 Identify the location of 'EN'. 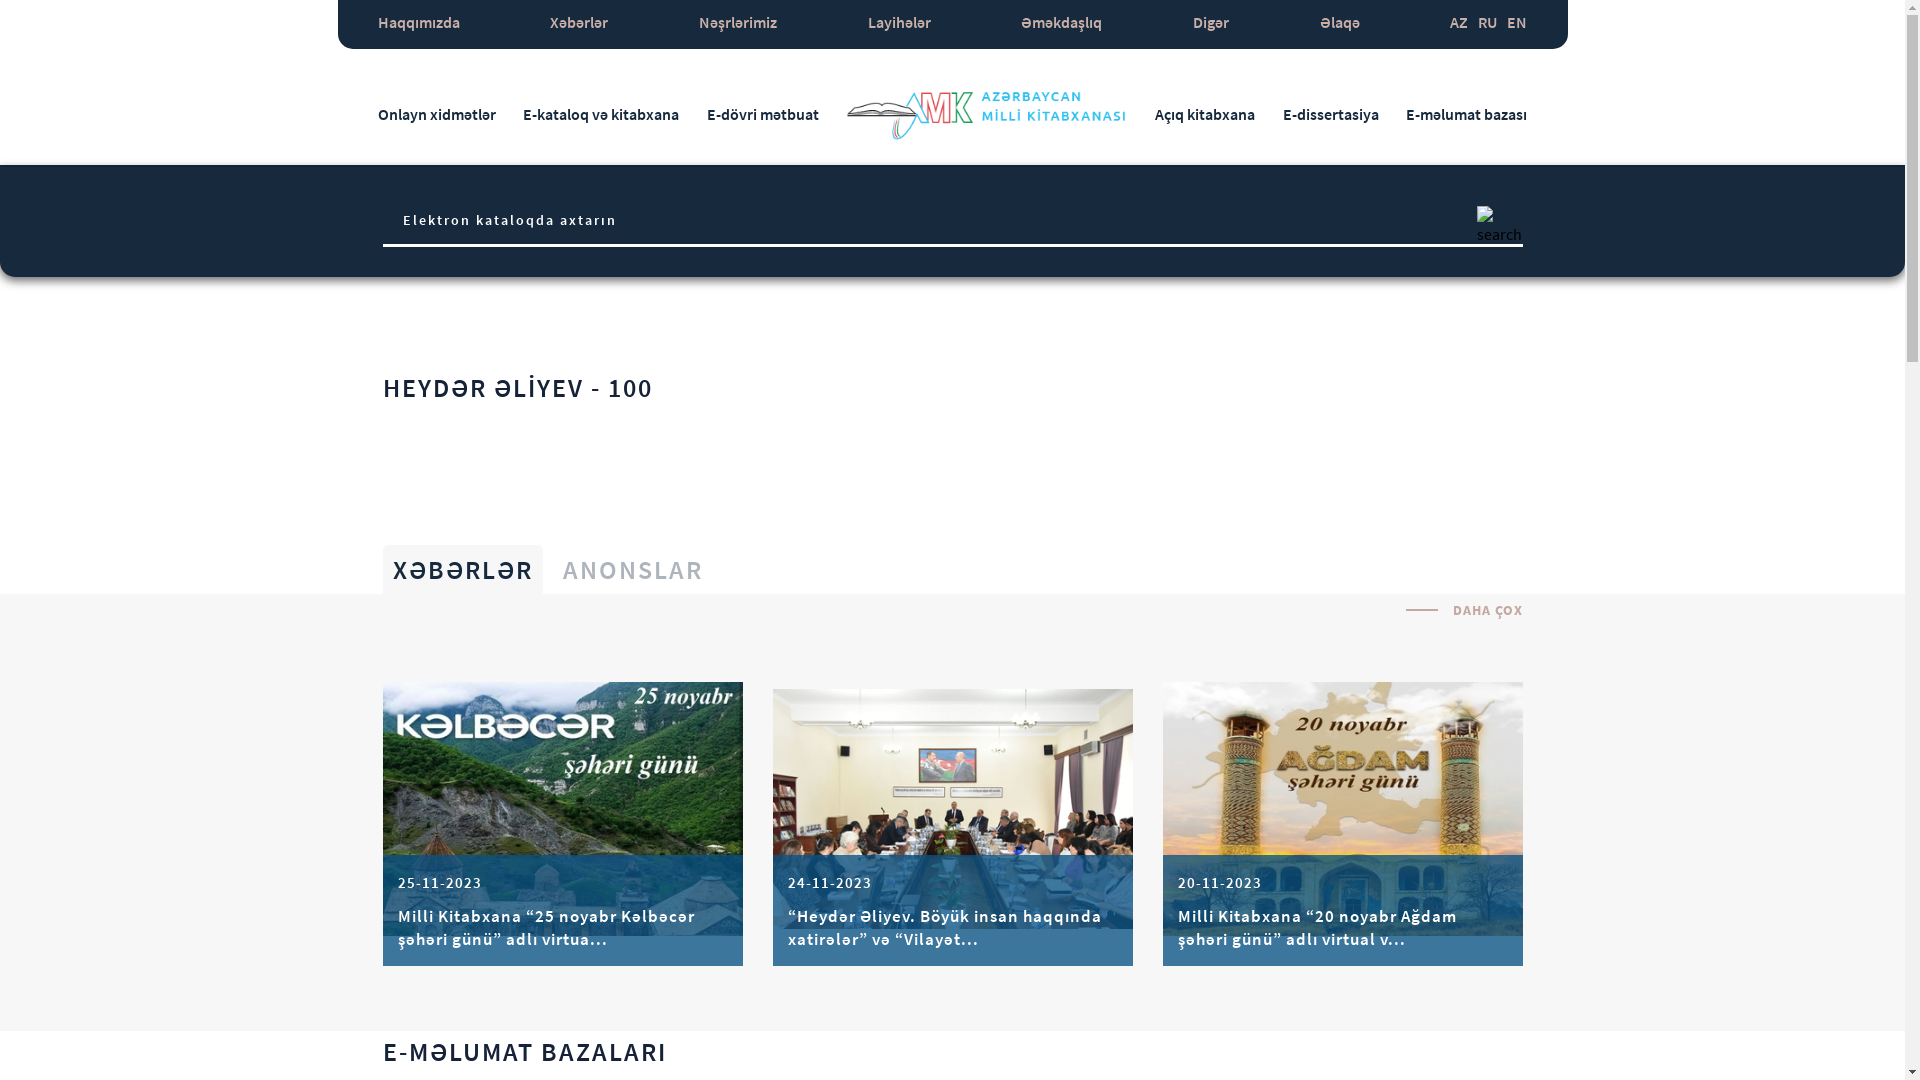
(1516, 24).